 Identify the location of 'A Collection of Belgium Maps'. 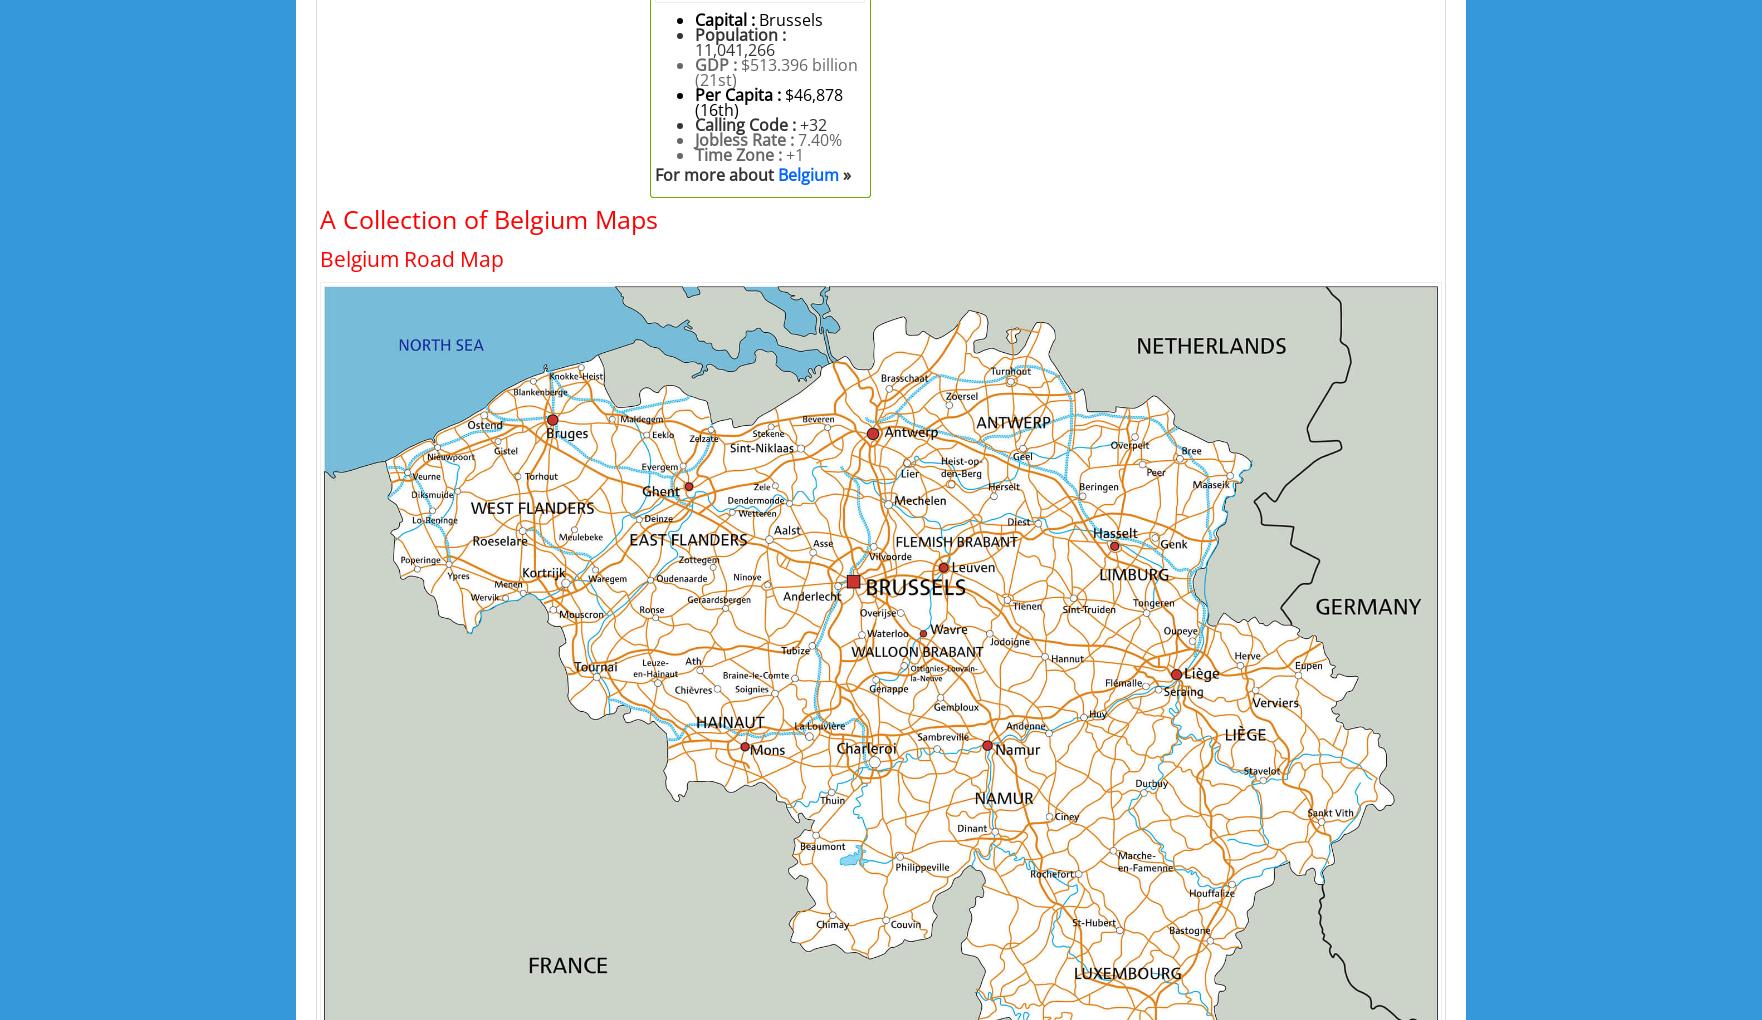
(487, 217).